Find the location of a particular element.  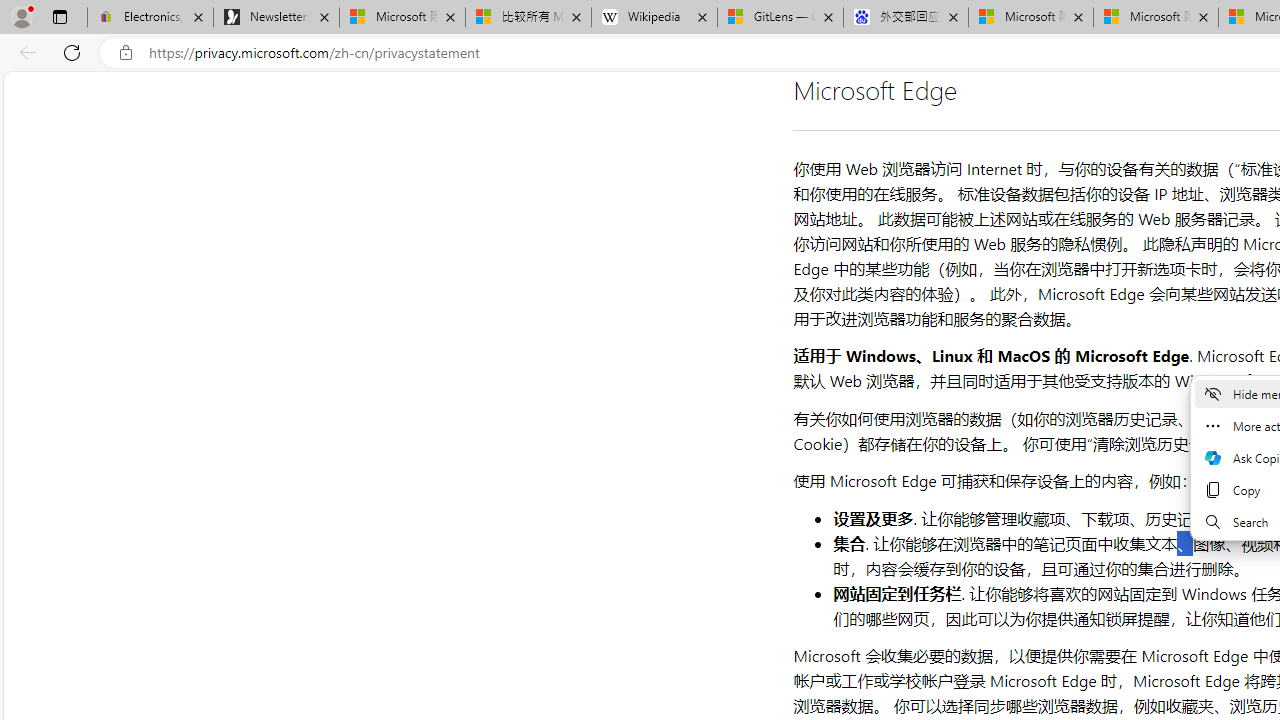

'Newsletter Sign Up' is located at coordinates (275, 17).